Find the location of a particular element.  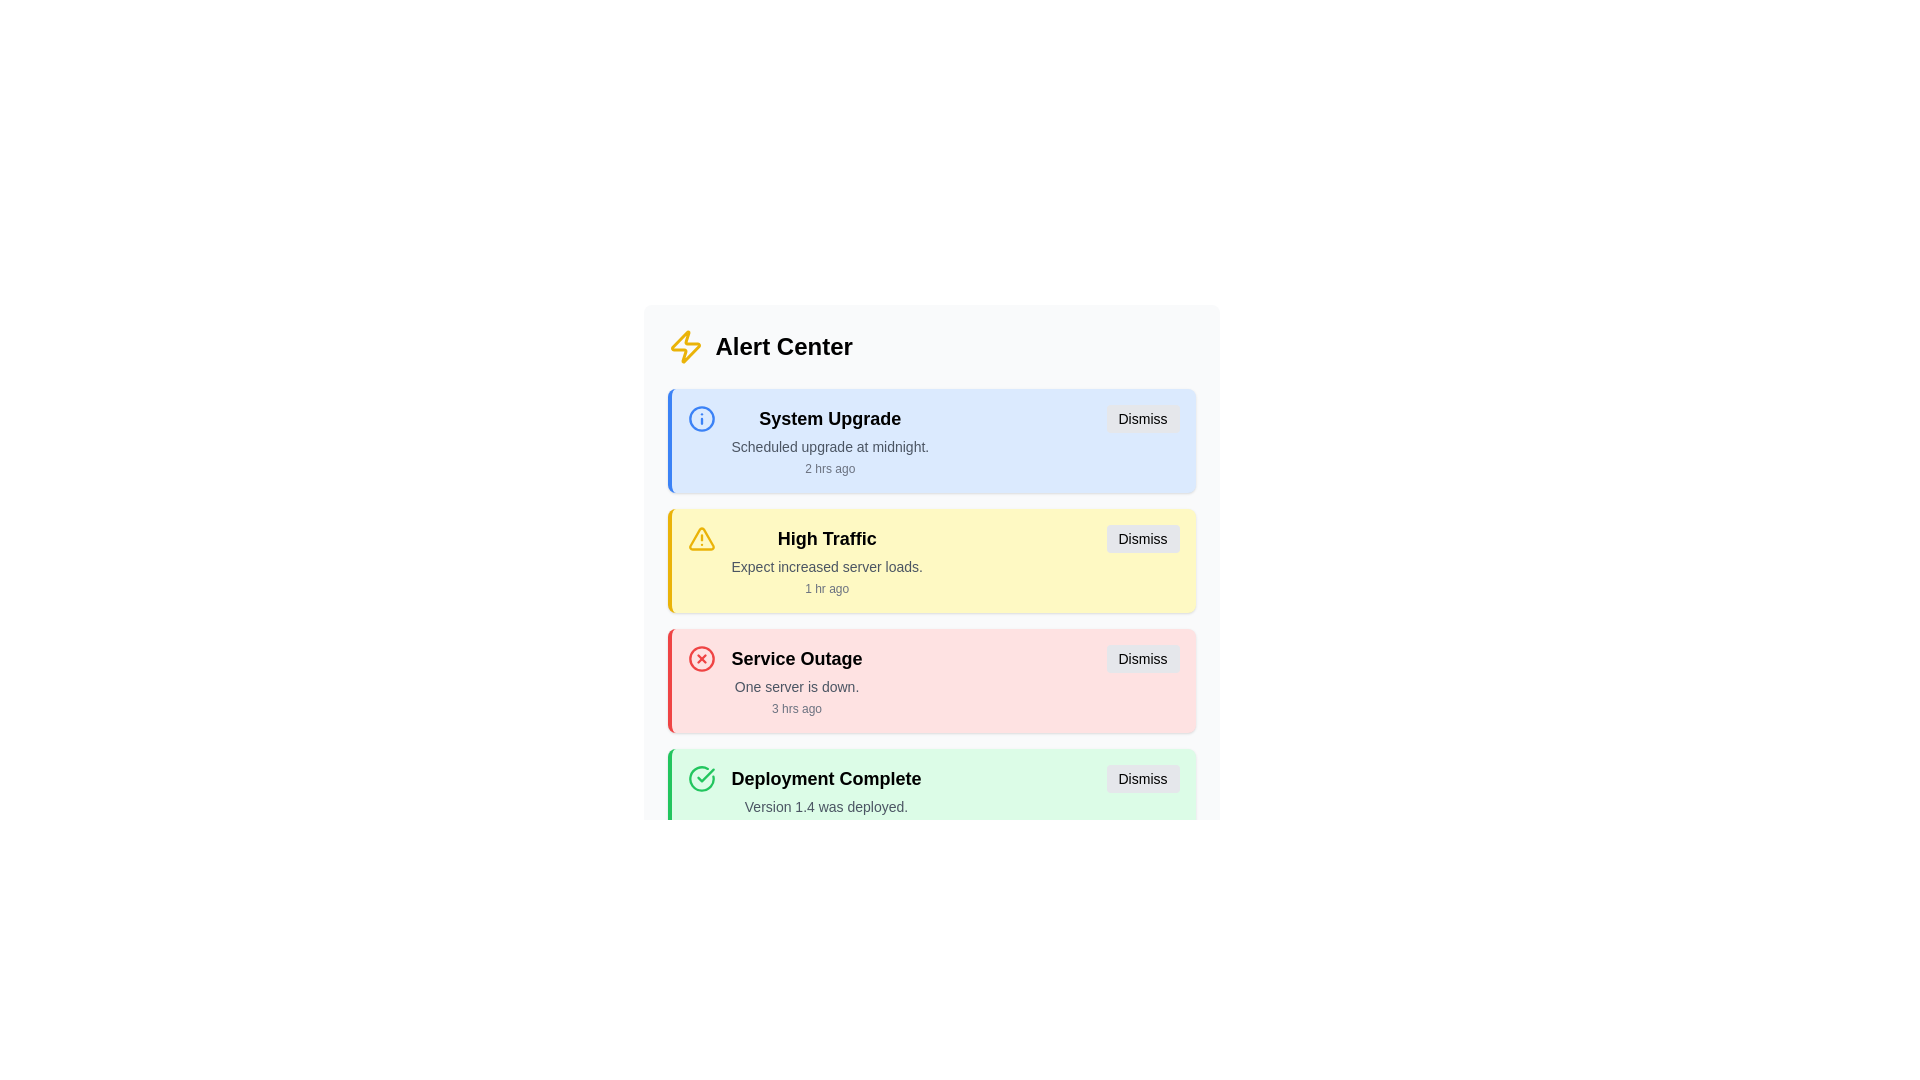

contents of the 'High Traffic' text label, which is prominently displayed in bold, large font on a pale yellow background within the second alert block of the 'Alert Center' is located at coordinates (827, 538).